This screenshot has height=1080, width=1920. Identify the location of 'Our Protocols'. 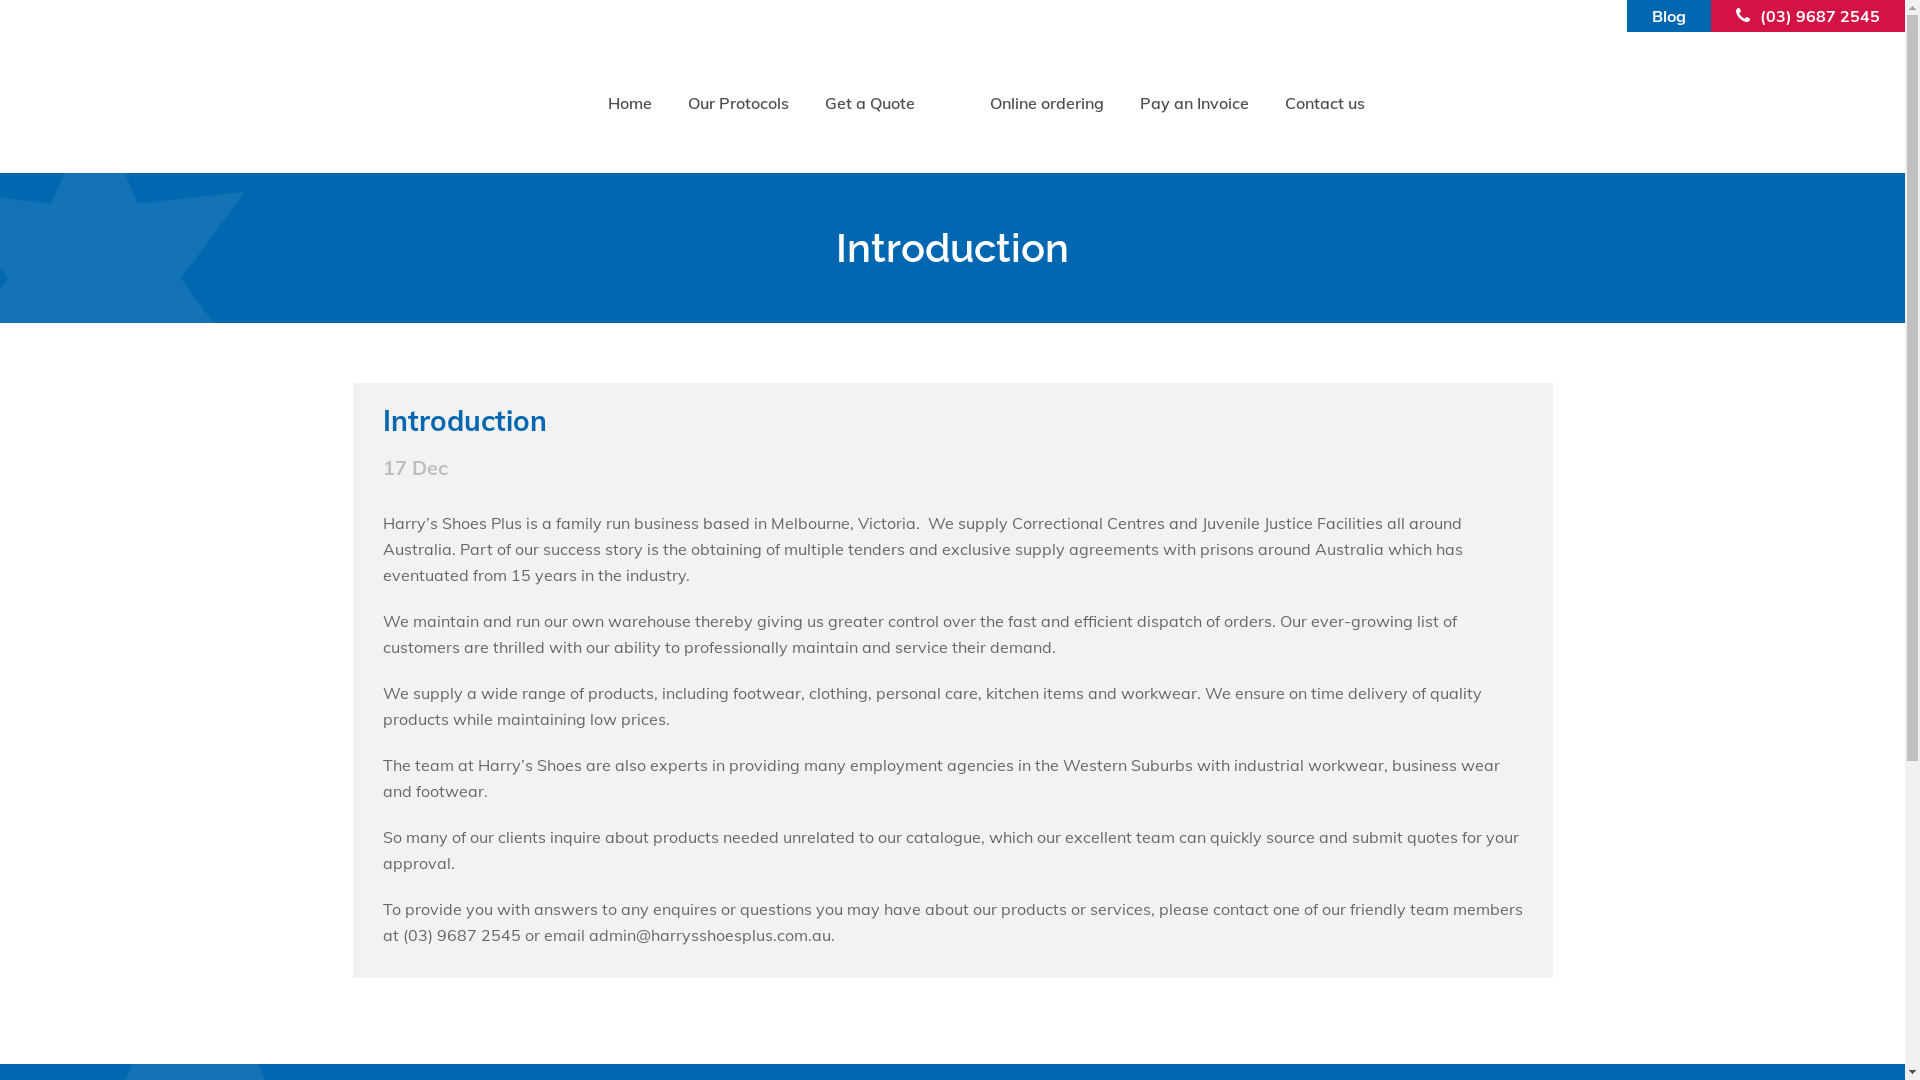
(670, 103).